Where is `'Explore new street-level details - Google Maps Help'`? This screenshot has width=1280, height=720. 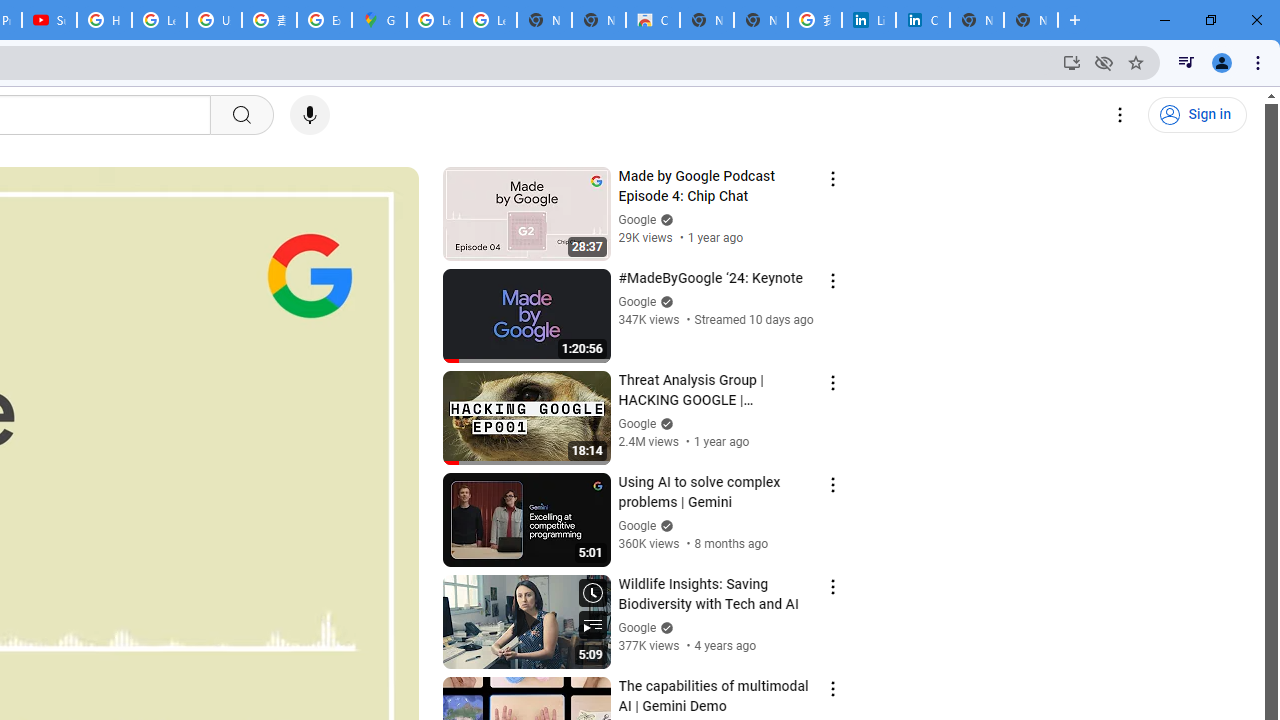
'Explore new street-level details - Google Maps Help' is located at coordinates (324, 20).